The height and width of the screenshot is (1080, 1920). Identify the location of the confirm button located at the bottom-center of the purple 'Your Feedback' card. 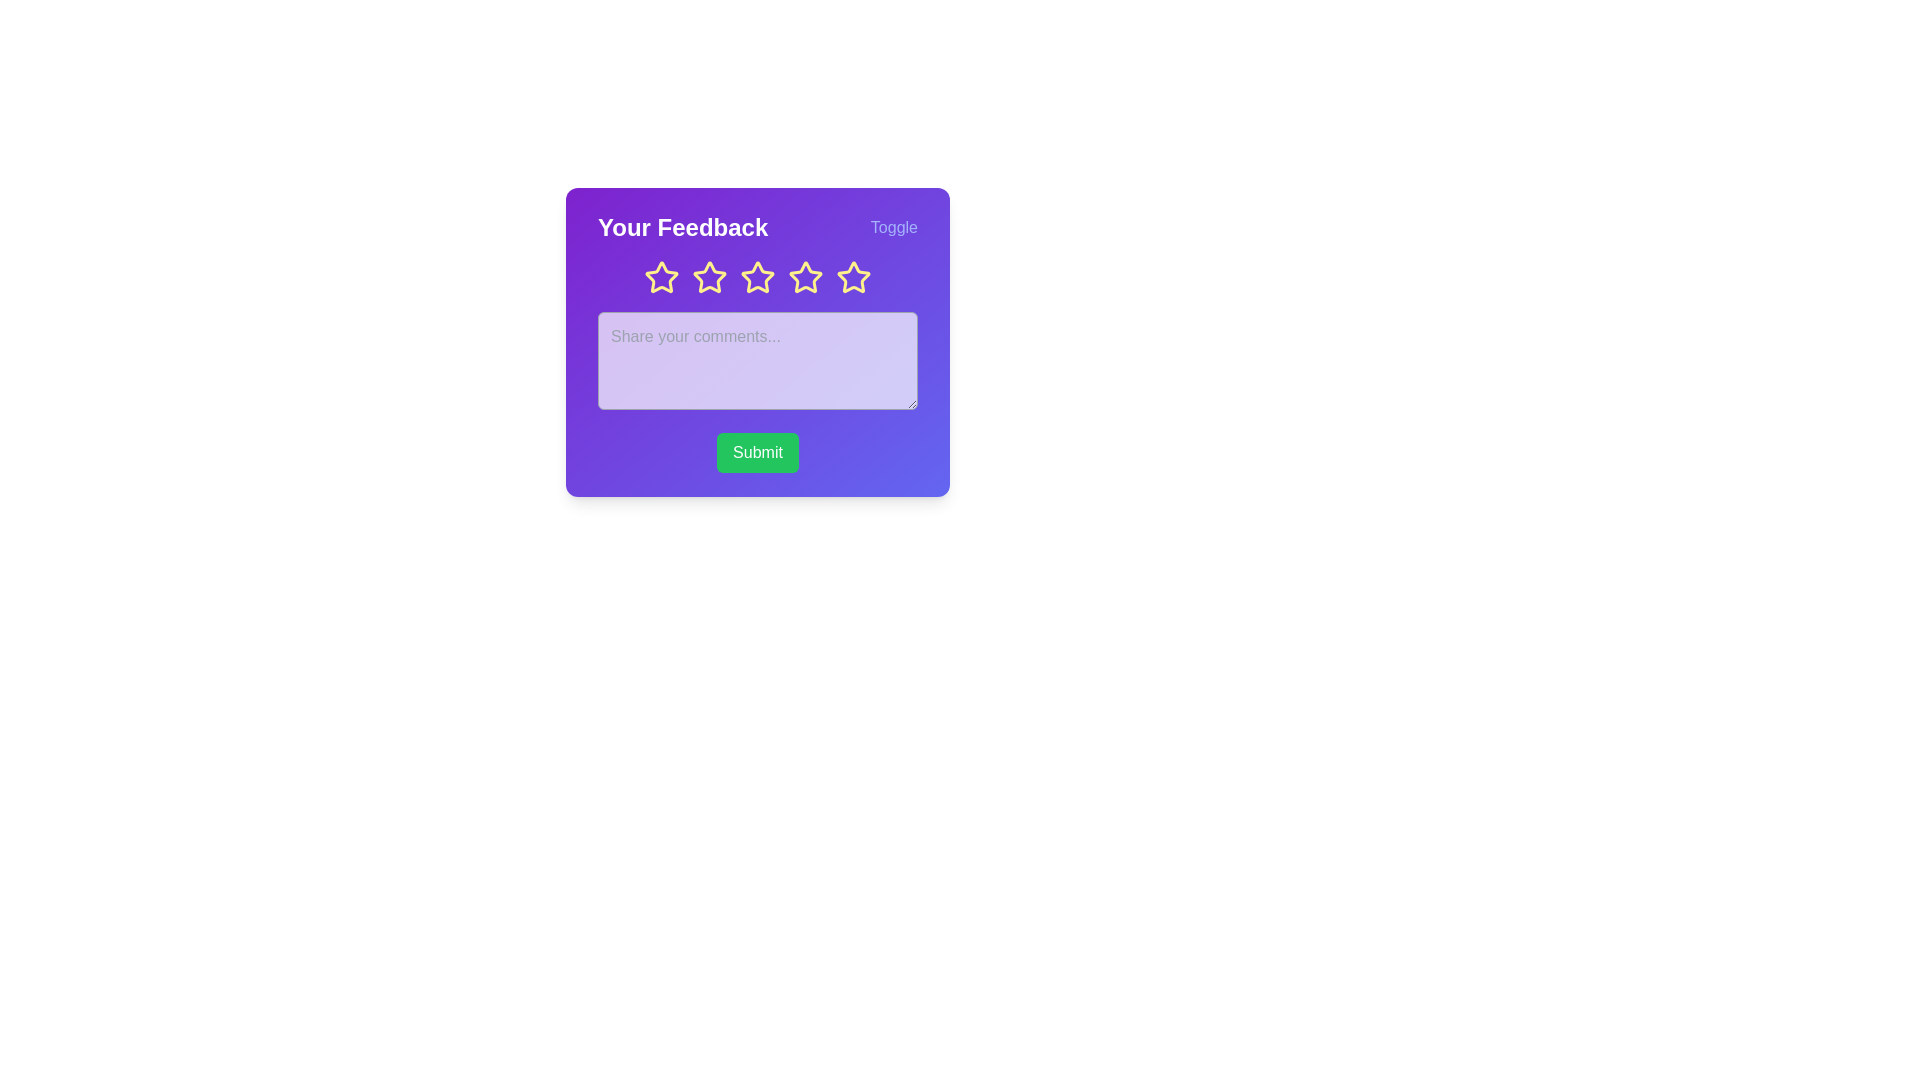
(757, 452).